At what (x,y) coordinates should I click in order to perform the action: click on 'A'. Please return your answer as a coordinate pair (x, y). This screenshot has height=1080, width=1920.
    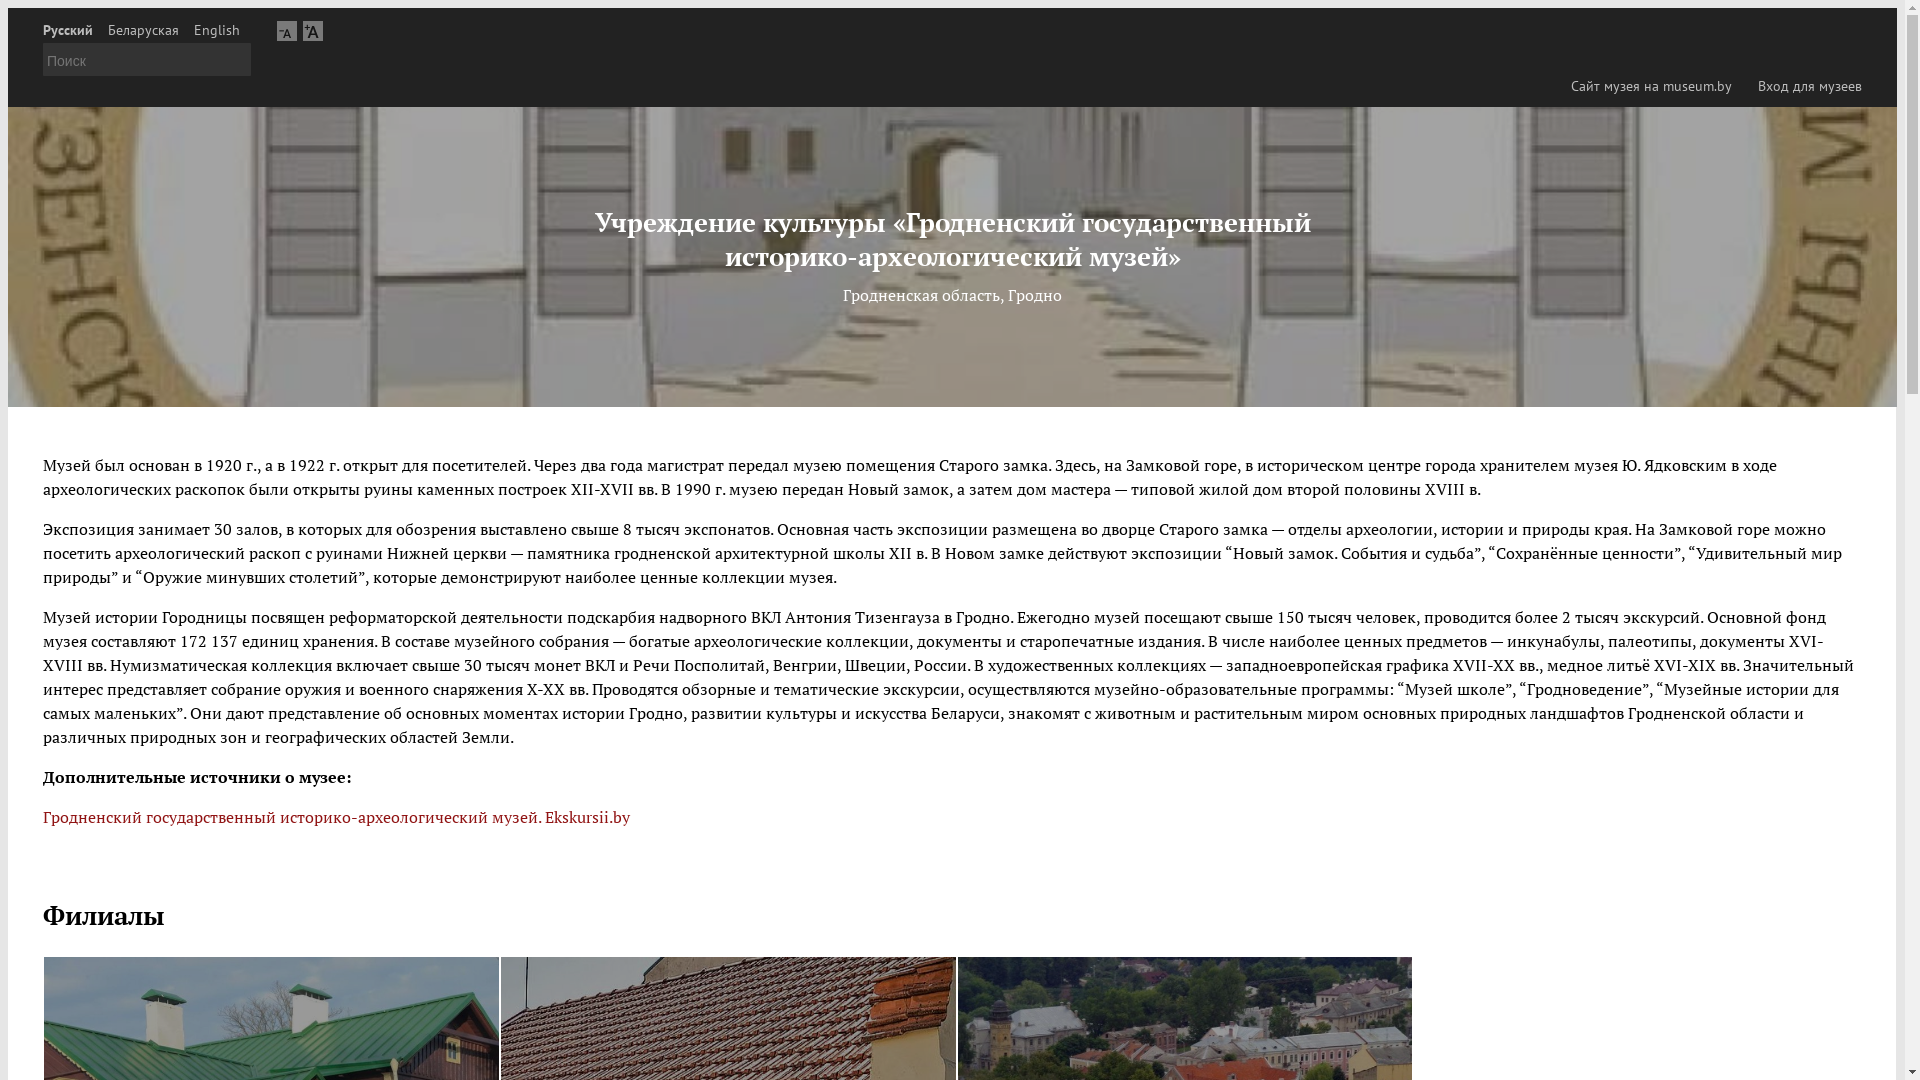
    Looking at the image, I should click on (286, 30).